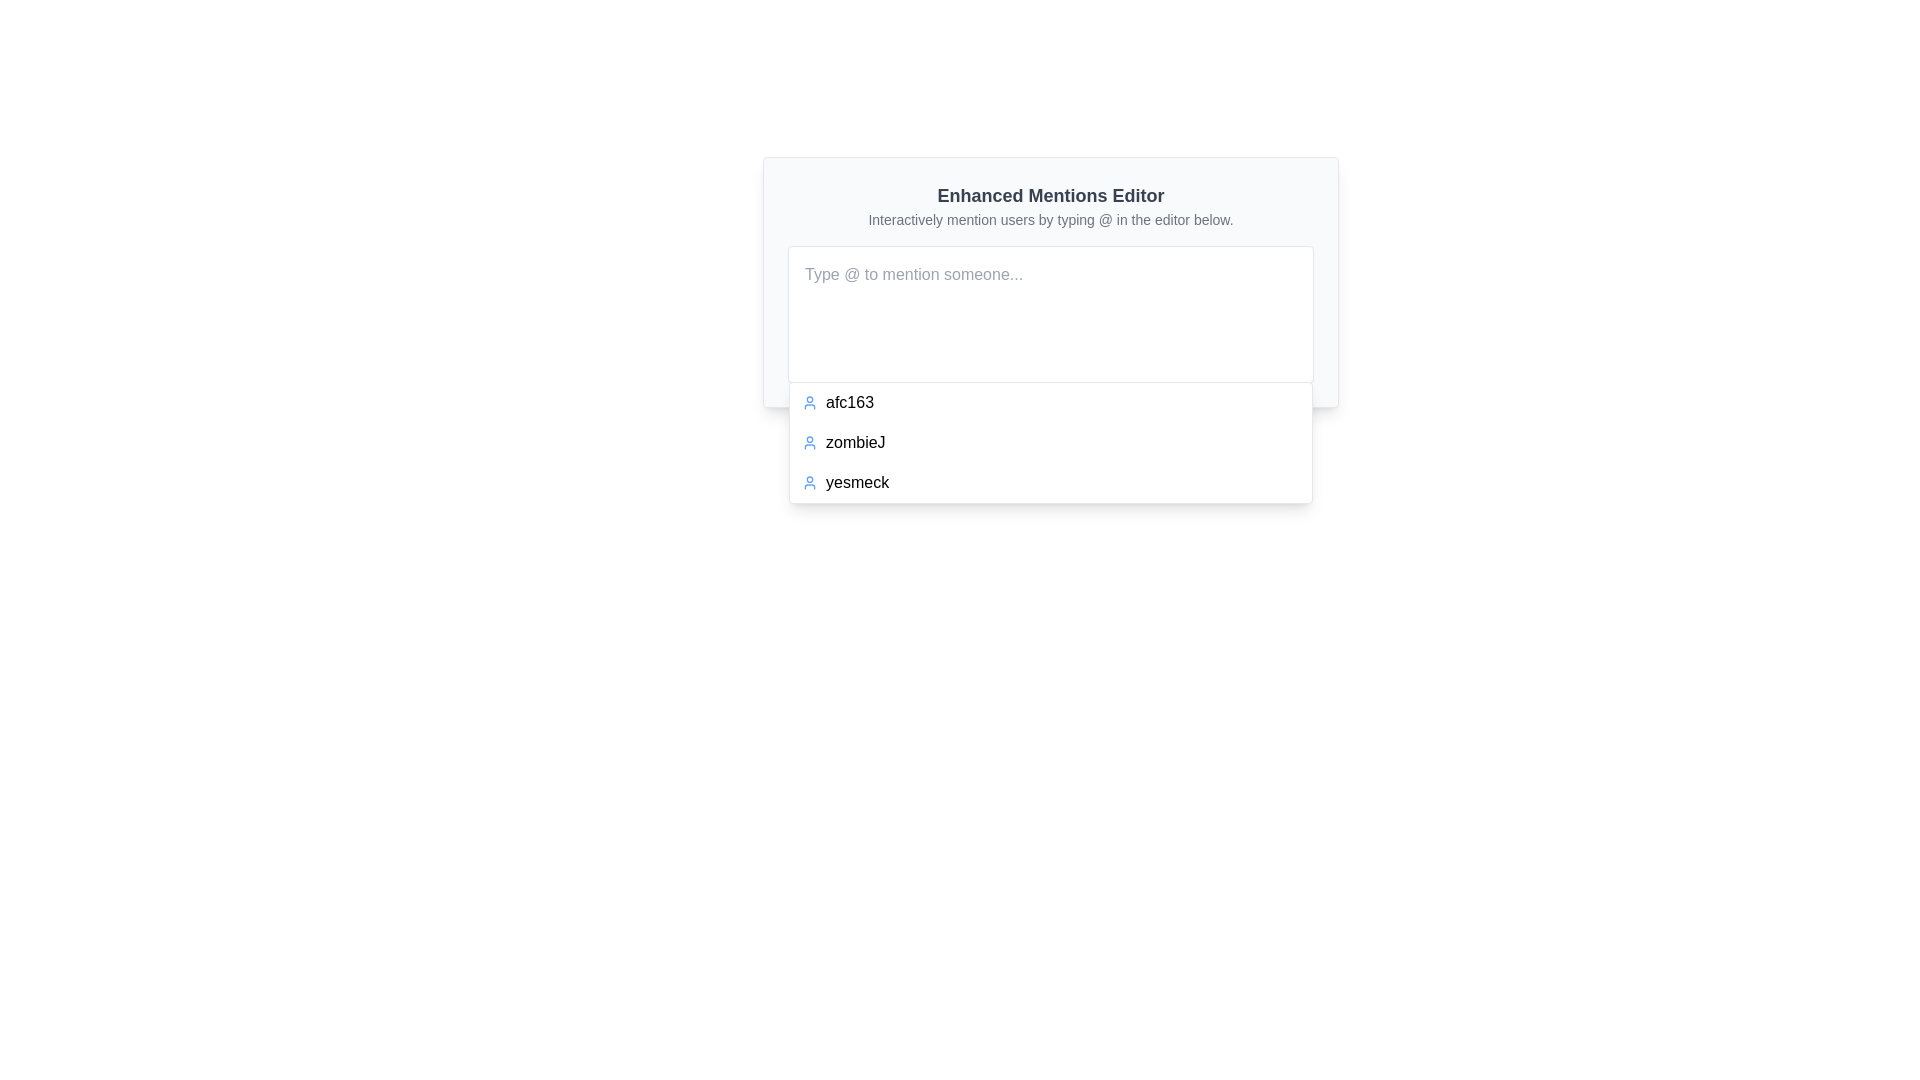 The image size is (1920, 1080). What do you see at coordinates (810, 442) in the screenshot?
I see `the user icon located at the top-right section of the interface, which is positioned to the left of the text label 'zombieJ'` at bounding box center [810, 442].